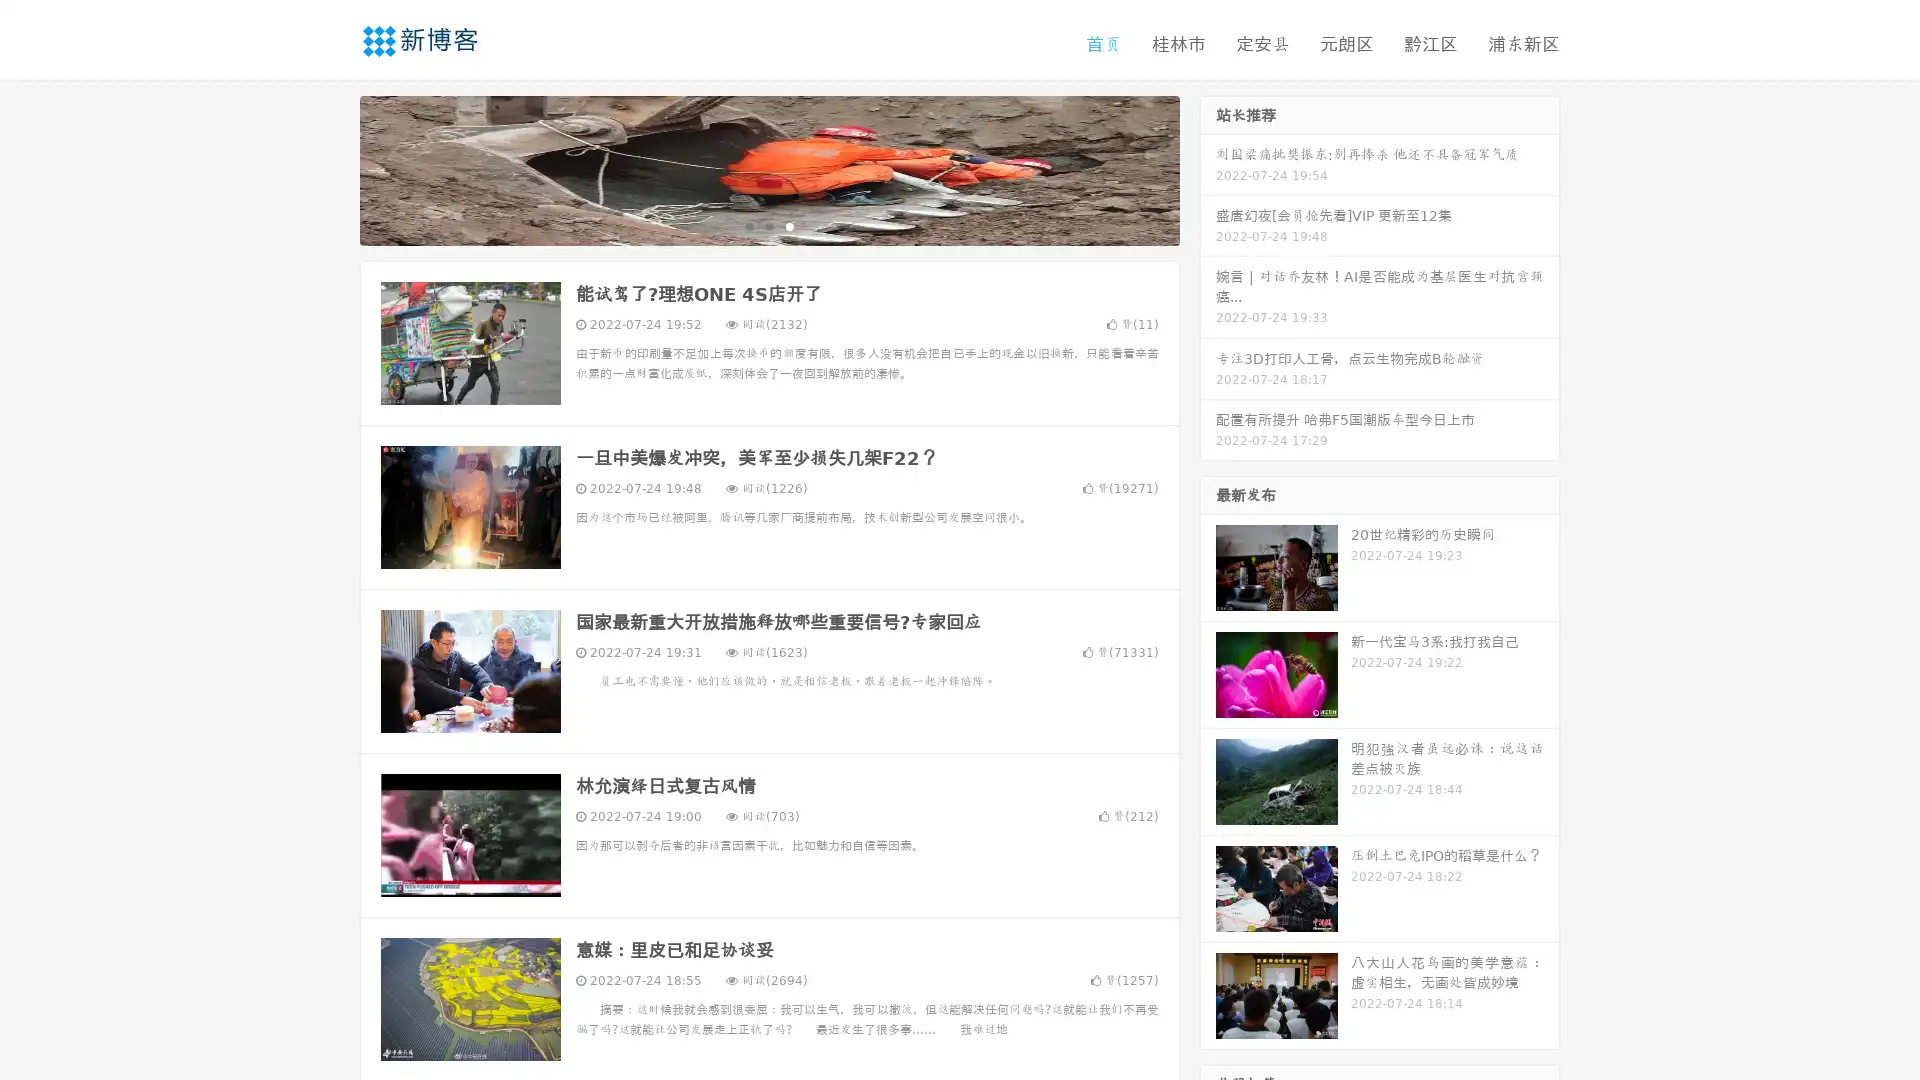 This screenshot has height=1080, width=1920. Describe the element at coordinates (768, 225) in the screenshot. I see `Go to slide 2` at that location.